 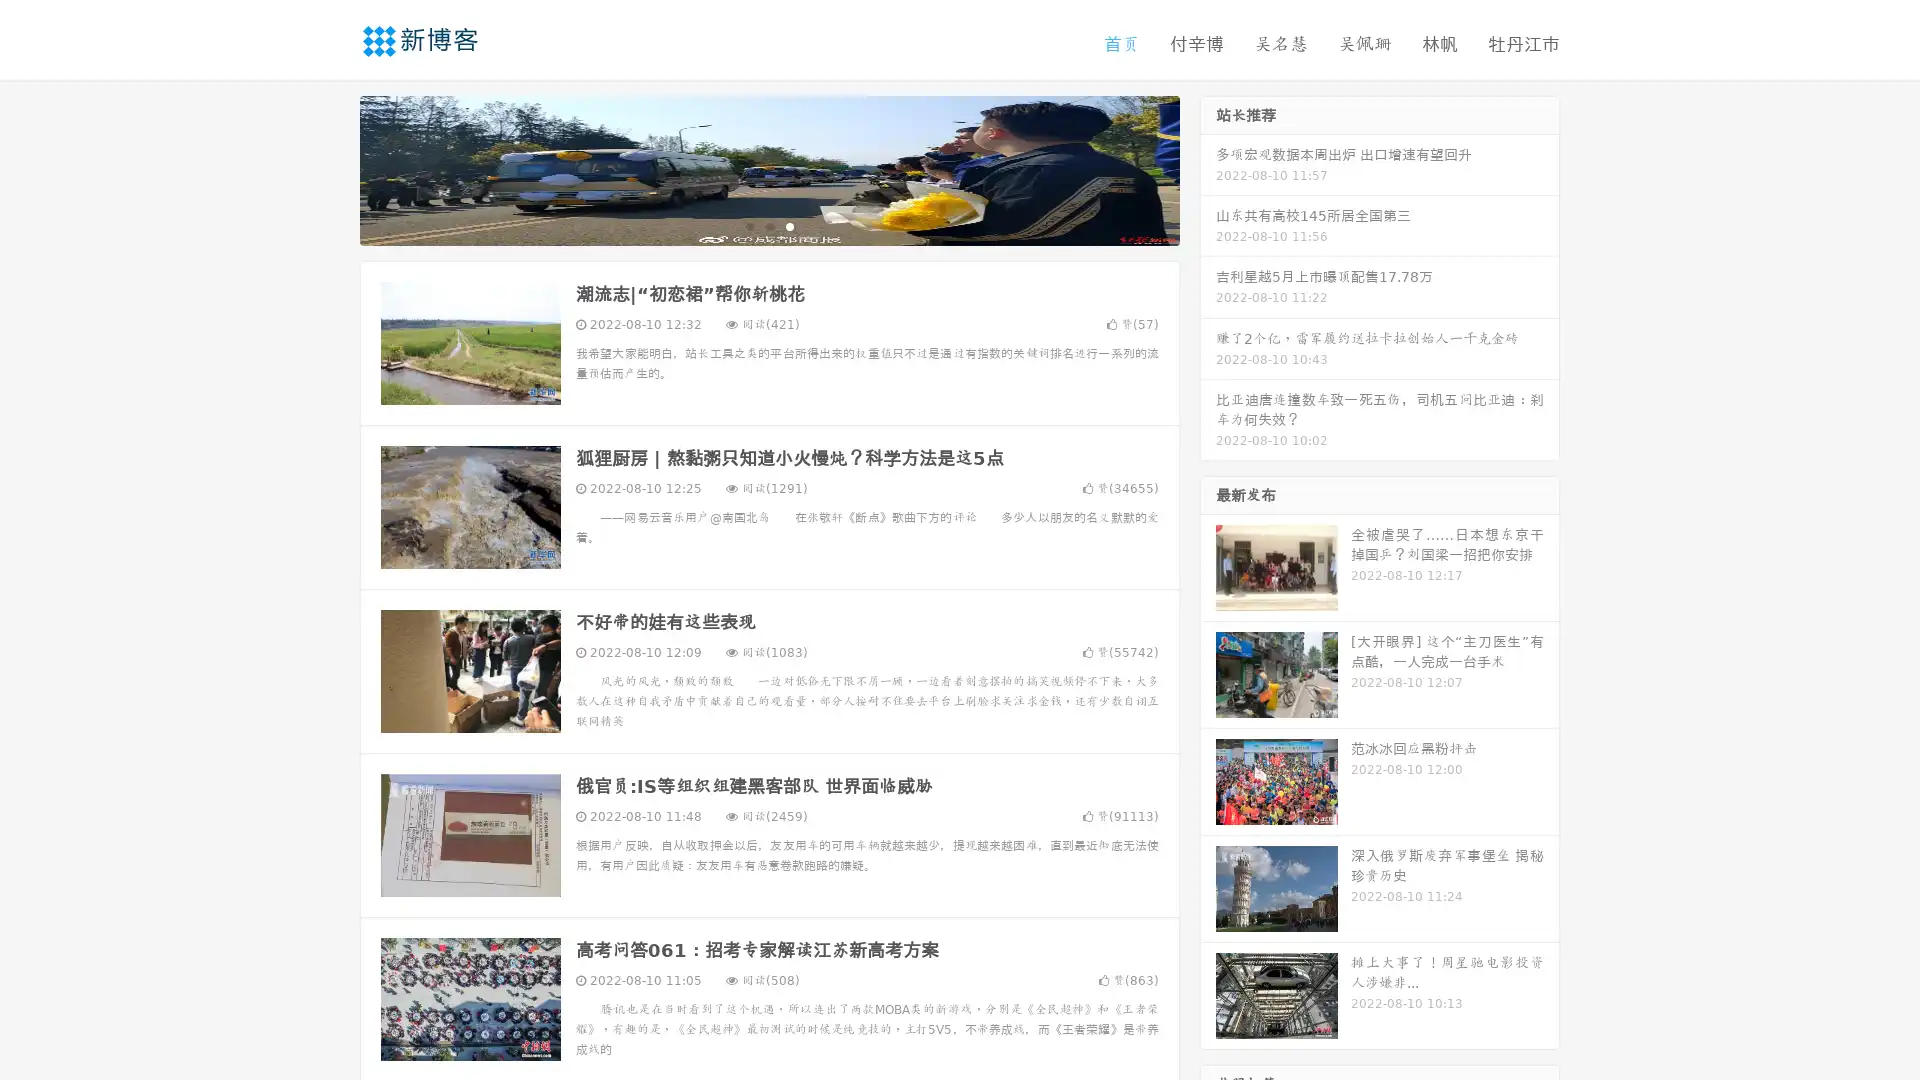 I want to click on Next slide, so click(x=1208, y=168).